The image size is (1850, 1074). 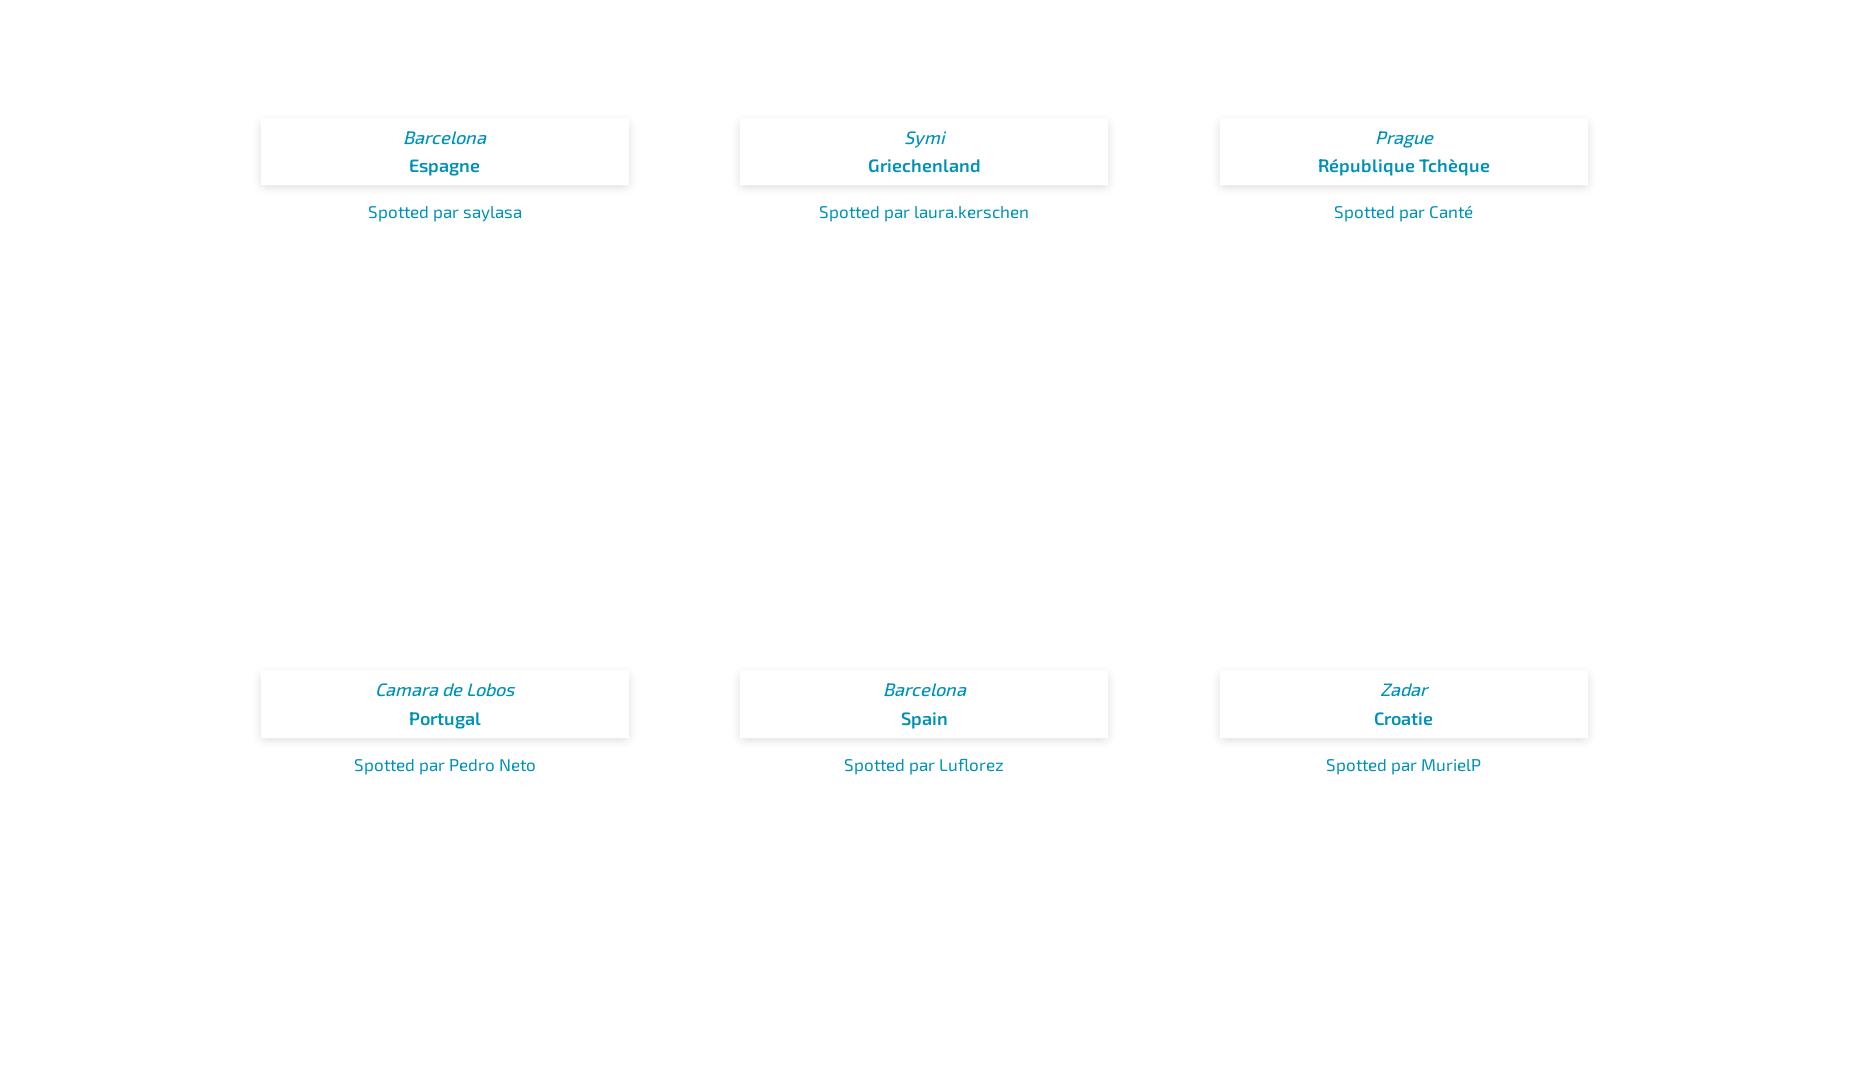 I want to click on 'Spotted par Luflorez', so click(x=924, y=761).